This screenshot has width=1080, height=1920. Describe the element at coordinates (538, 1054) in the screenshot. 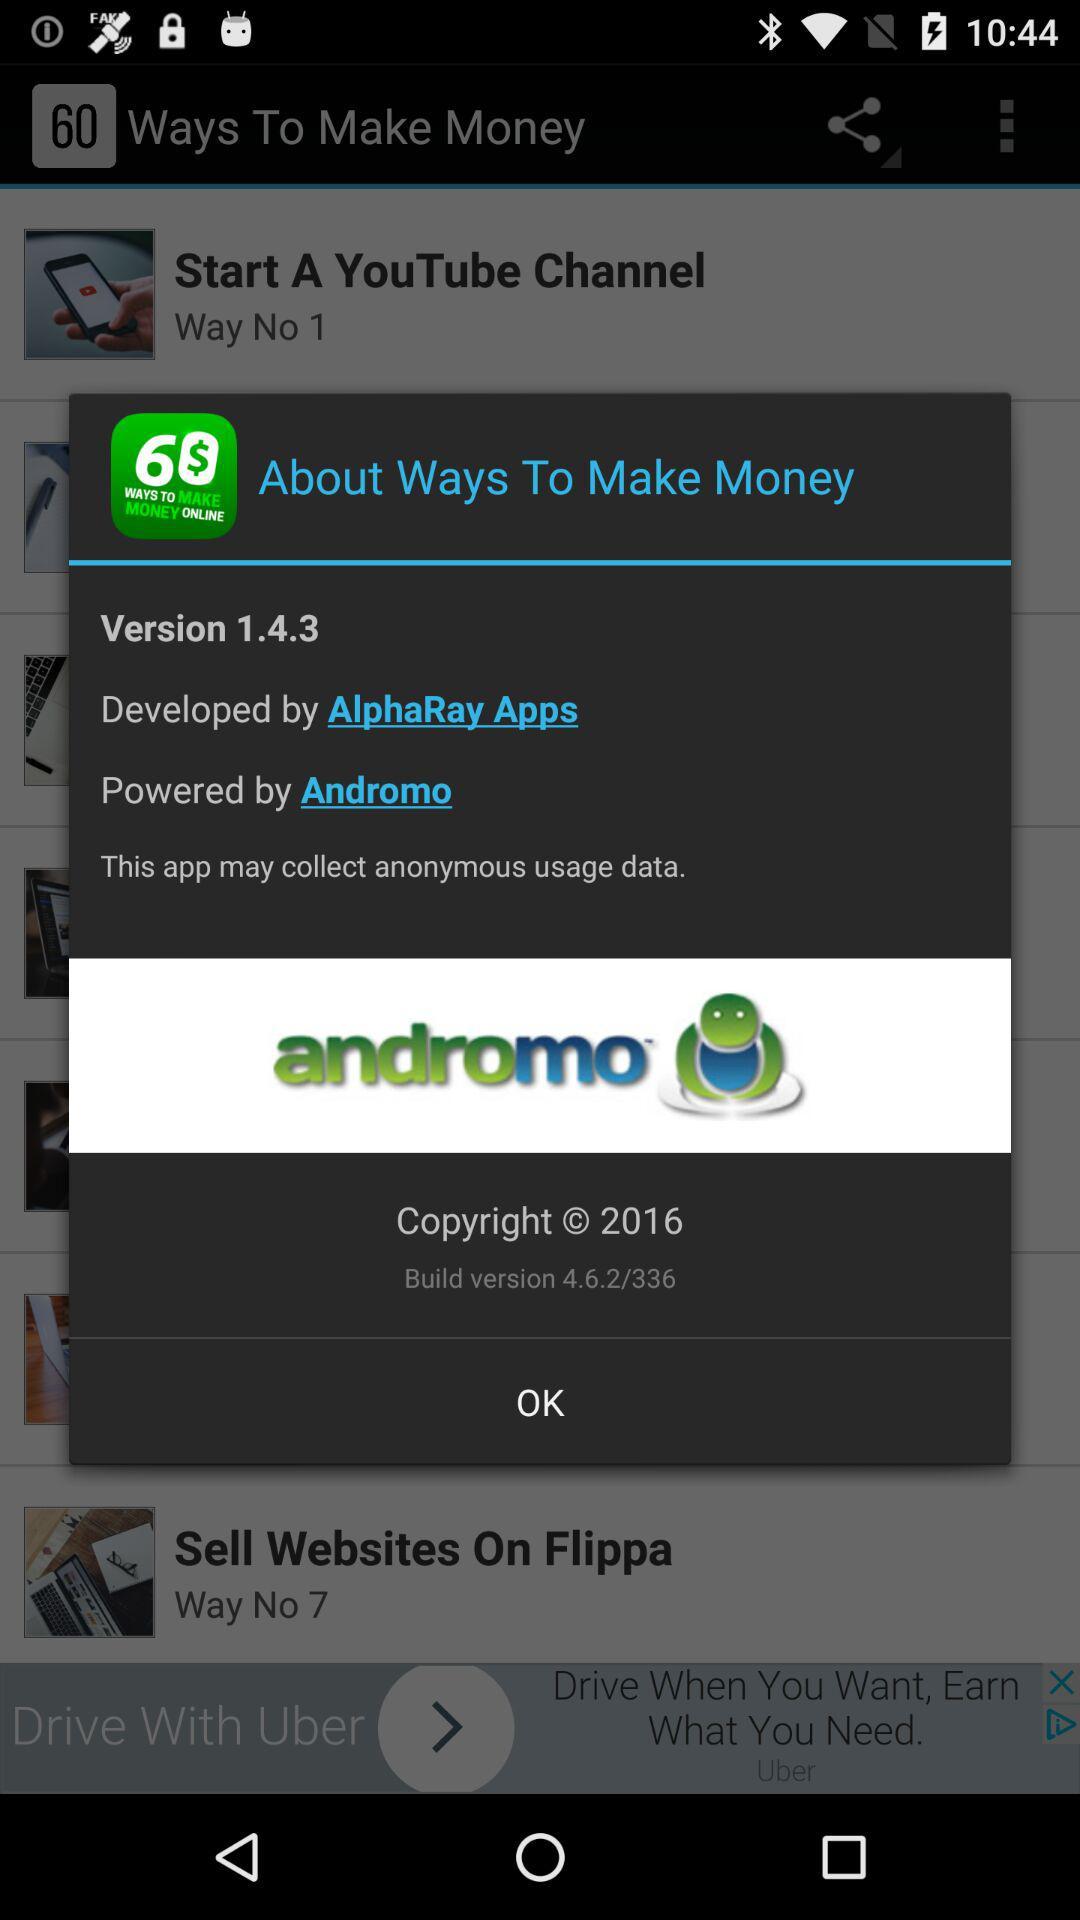

I see `visit creators website` at that location.